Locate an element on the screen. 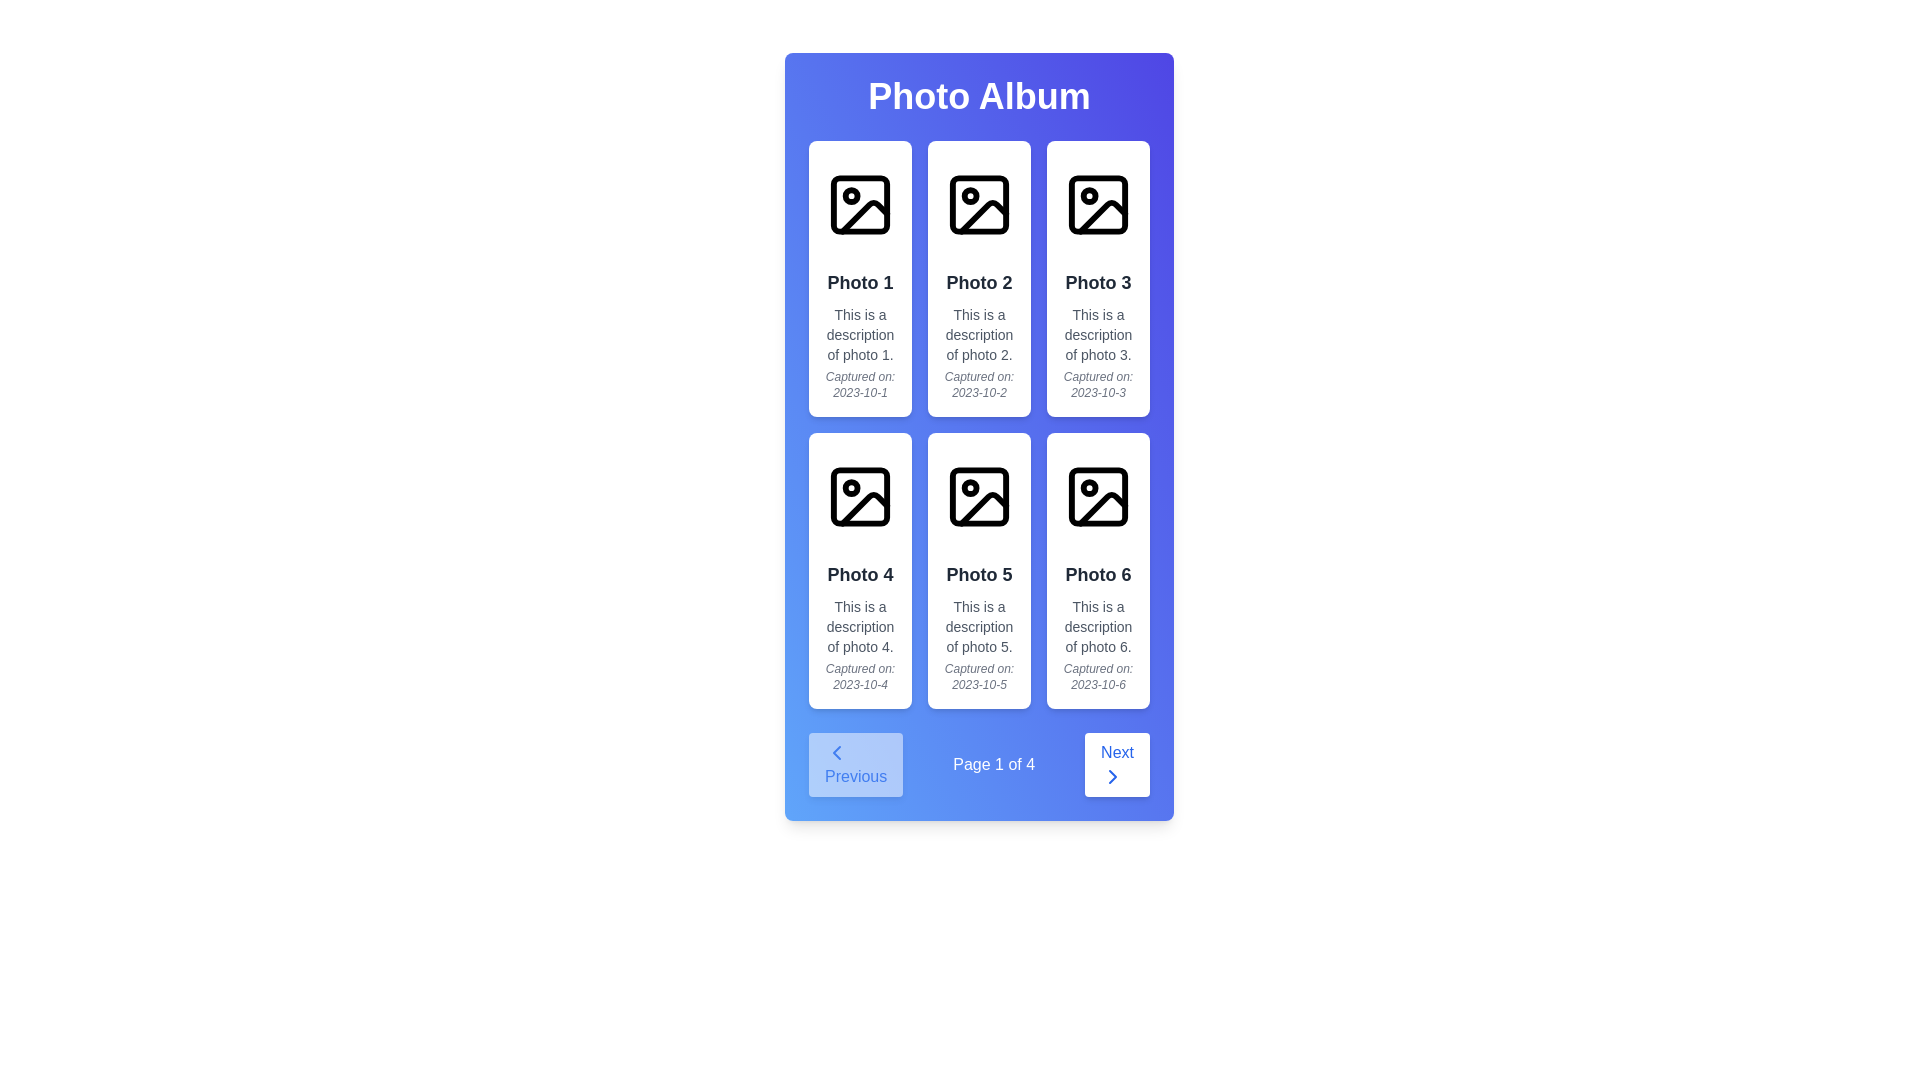  the static text label that identifies the card as 'Photo 4', located centrally at the top of the fourth card in a grid of six cards is located at coordinates (860, 574).